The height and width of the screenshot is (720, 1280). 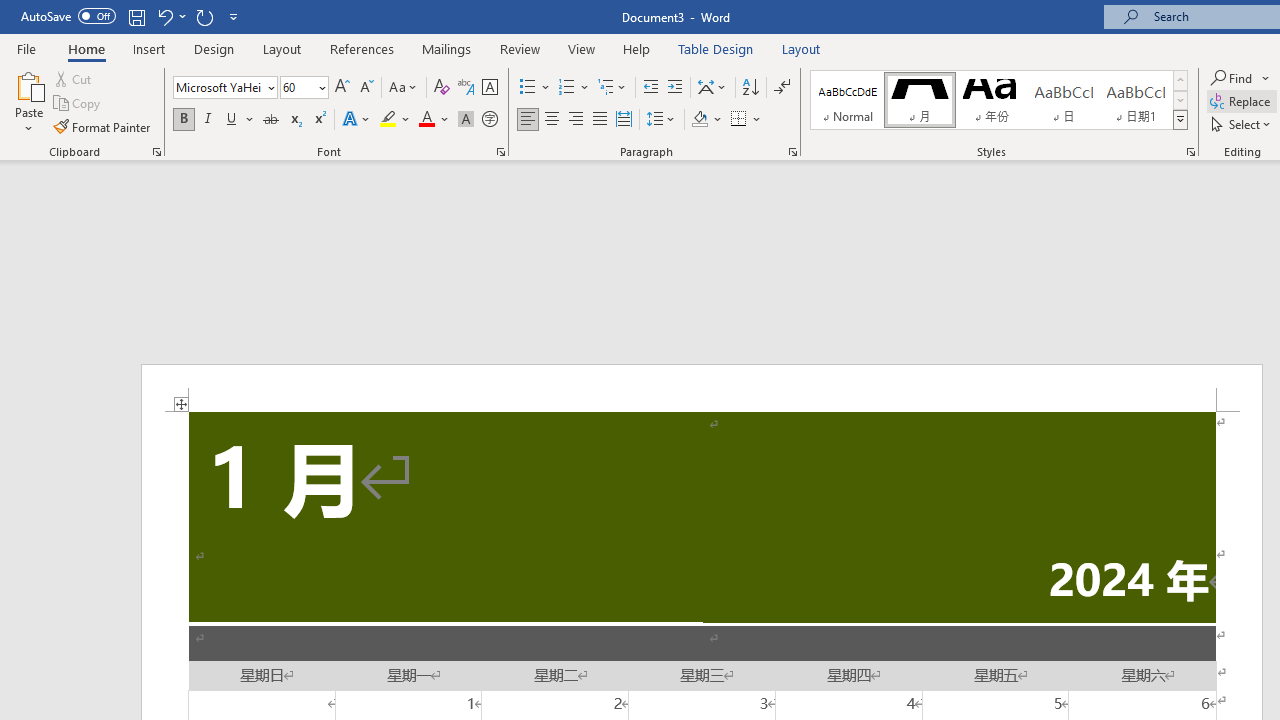 I want to click on 'Distributed', so click(x=623, y=119).